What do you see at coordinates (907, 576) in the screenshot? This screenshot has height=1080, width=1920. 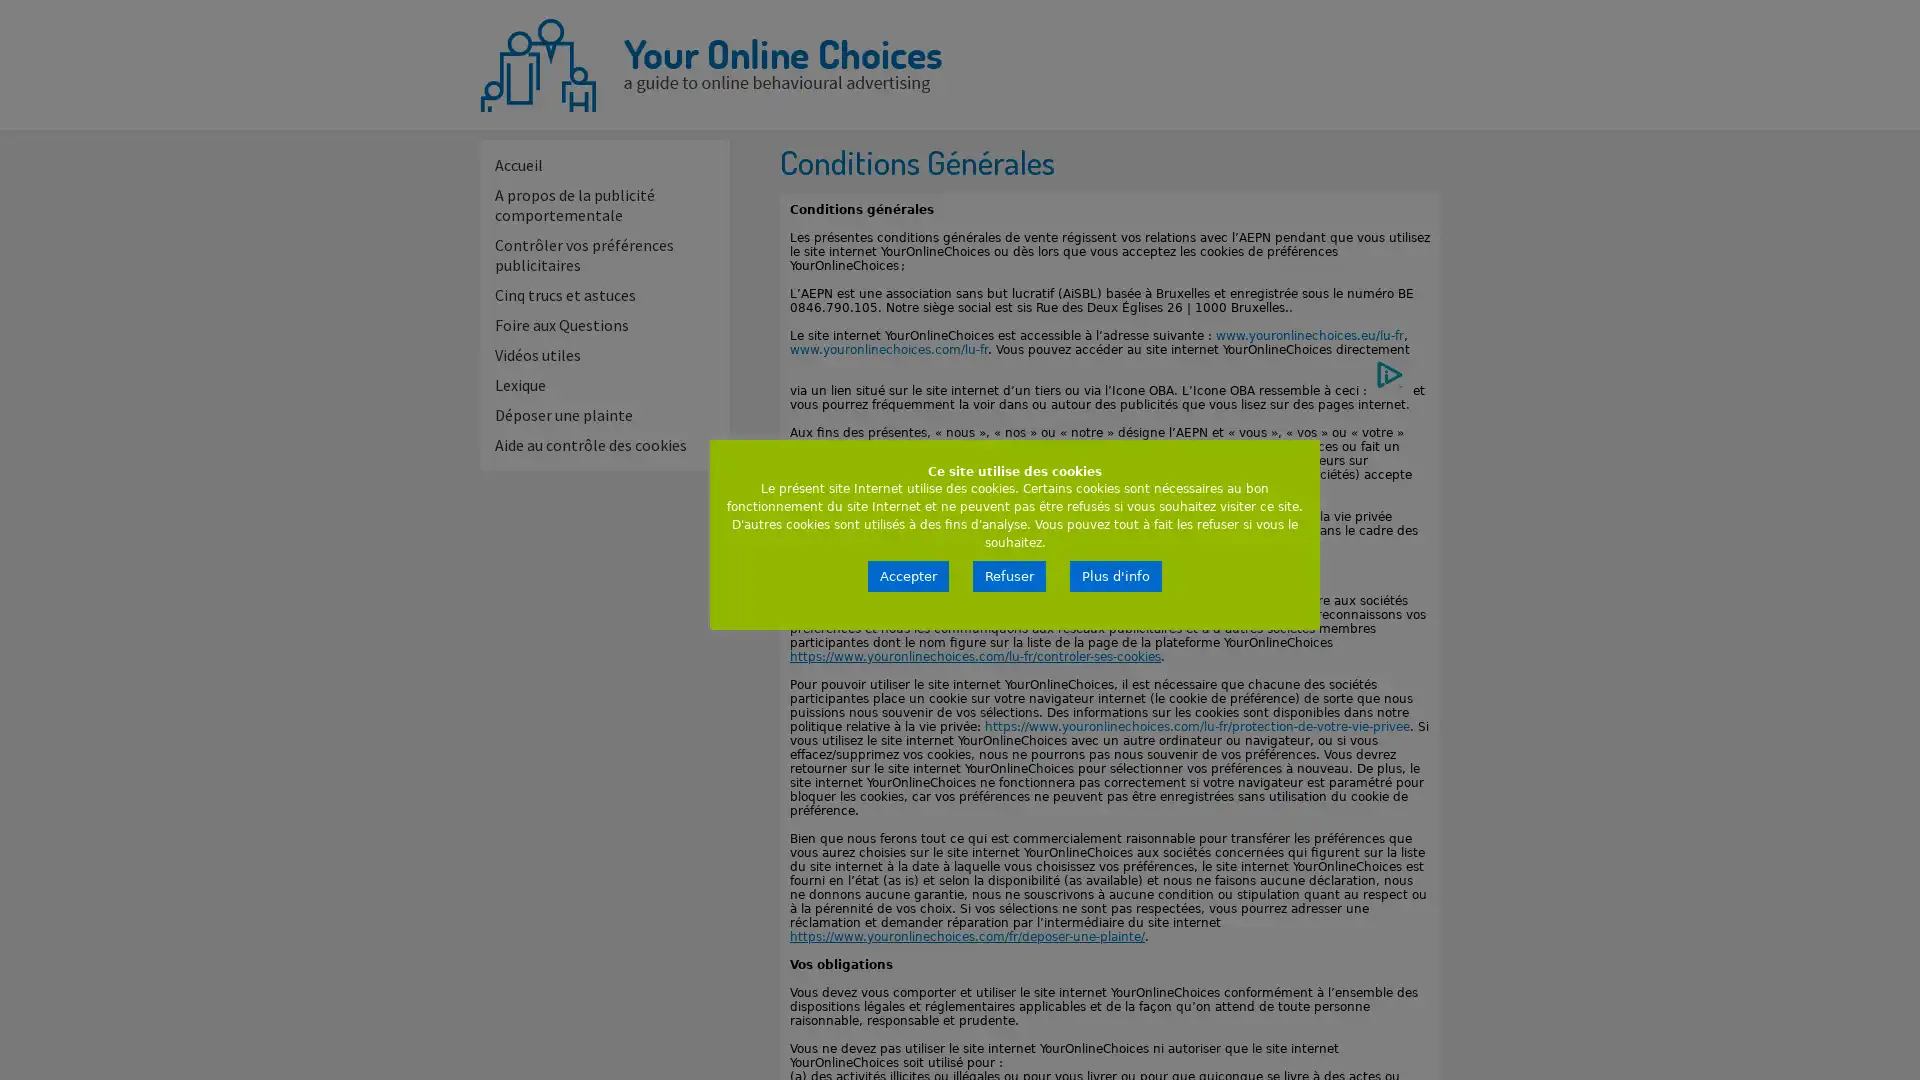 I see `Accepter` at bounding box center [907, 576].